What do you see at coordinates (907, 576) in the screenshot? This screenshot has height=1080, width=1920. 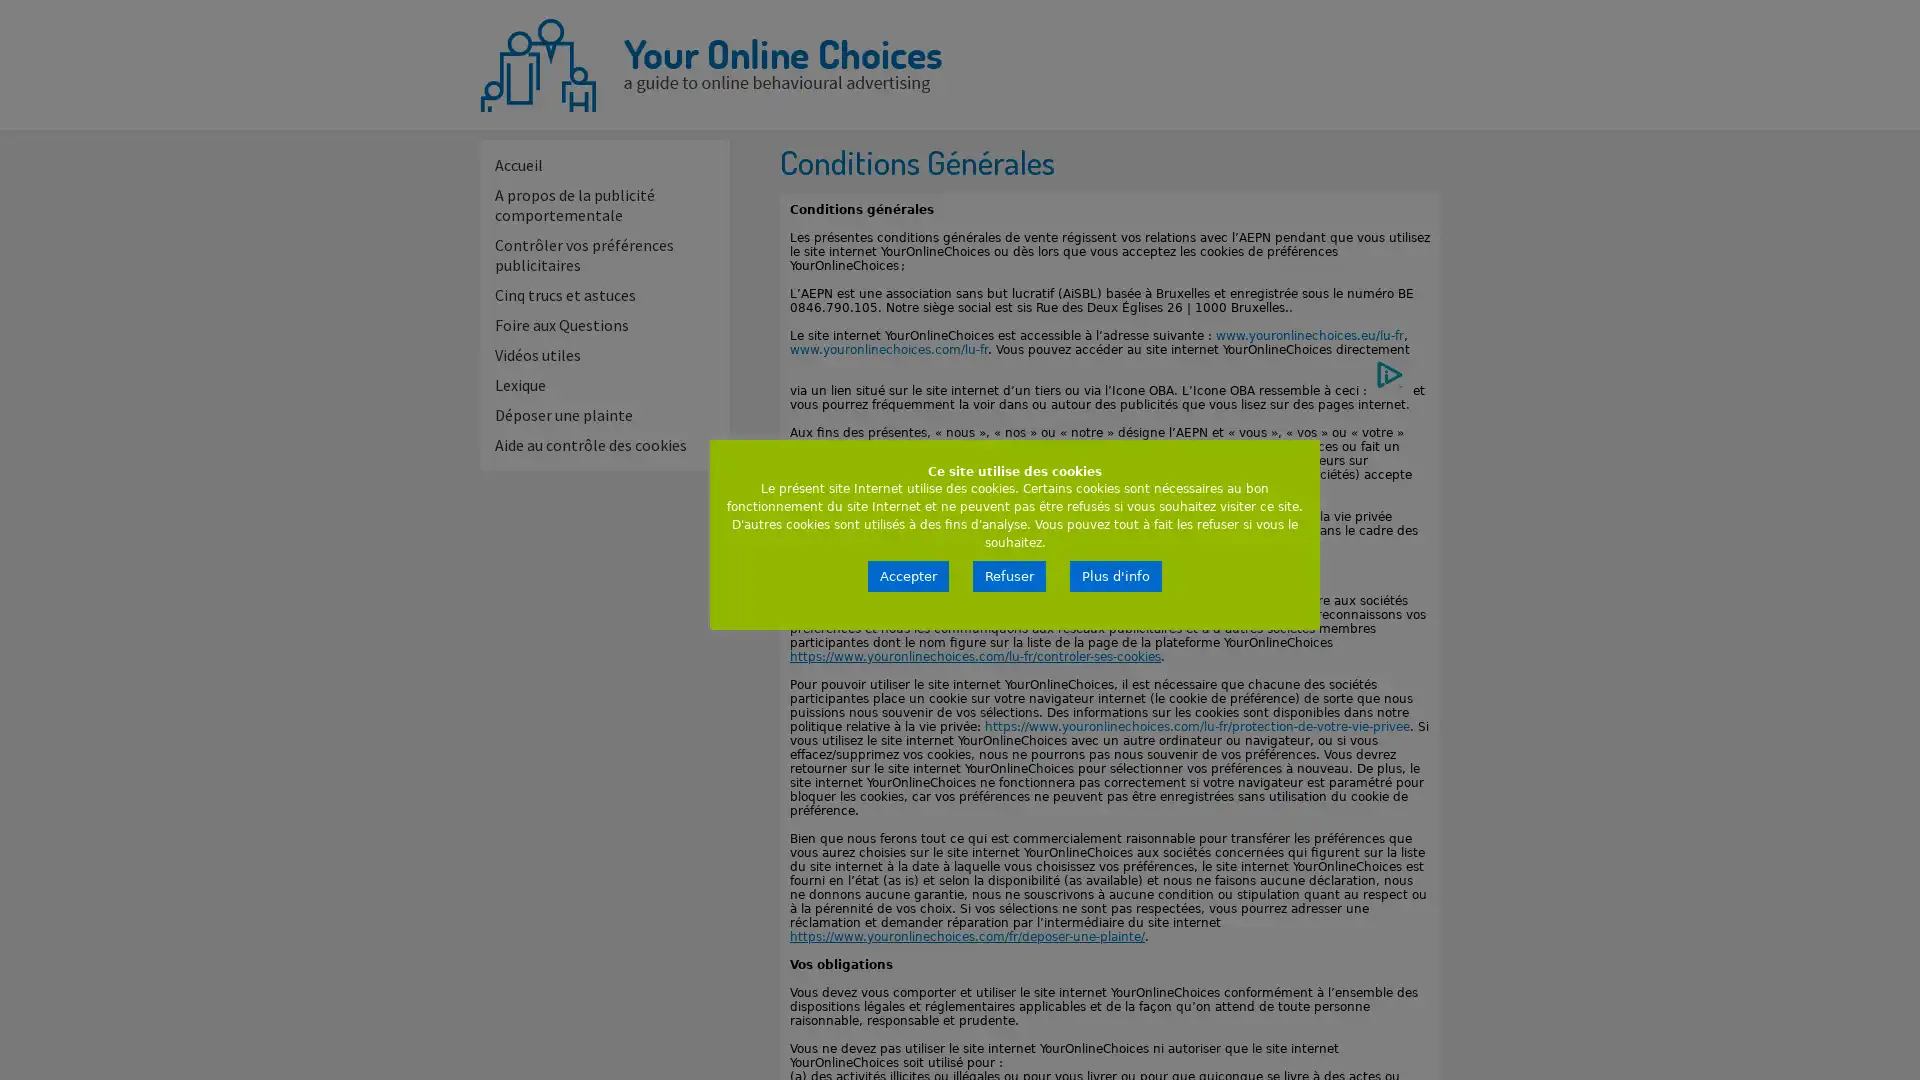 I see `Accepter` at bounding box center [907, 576].